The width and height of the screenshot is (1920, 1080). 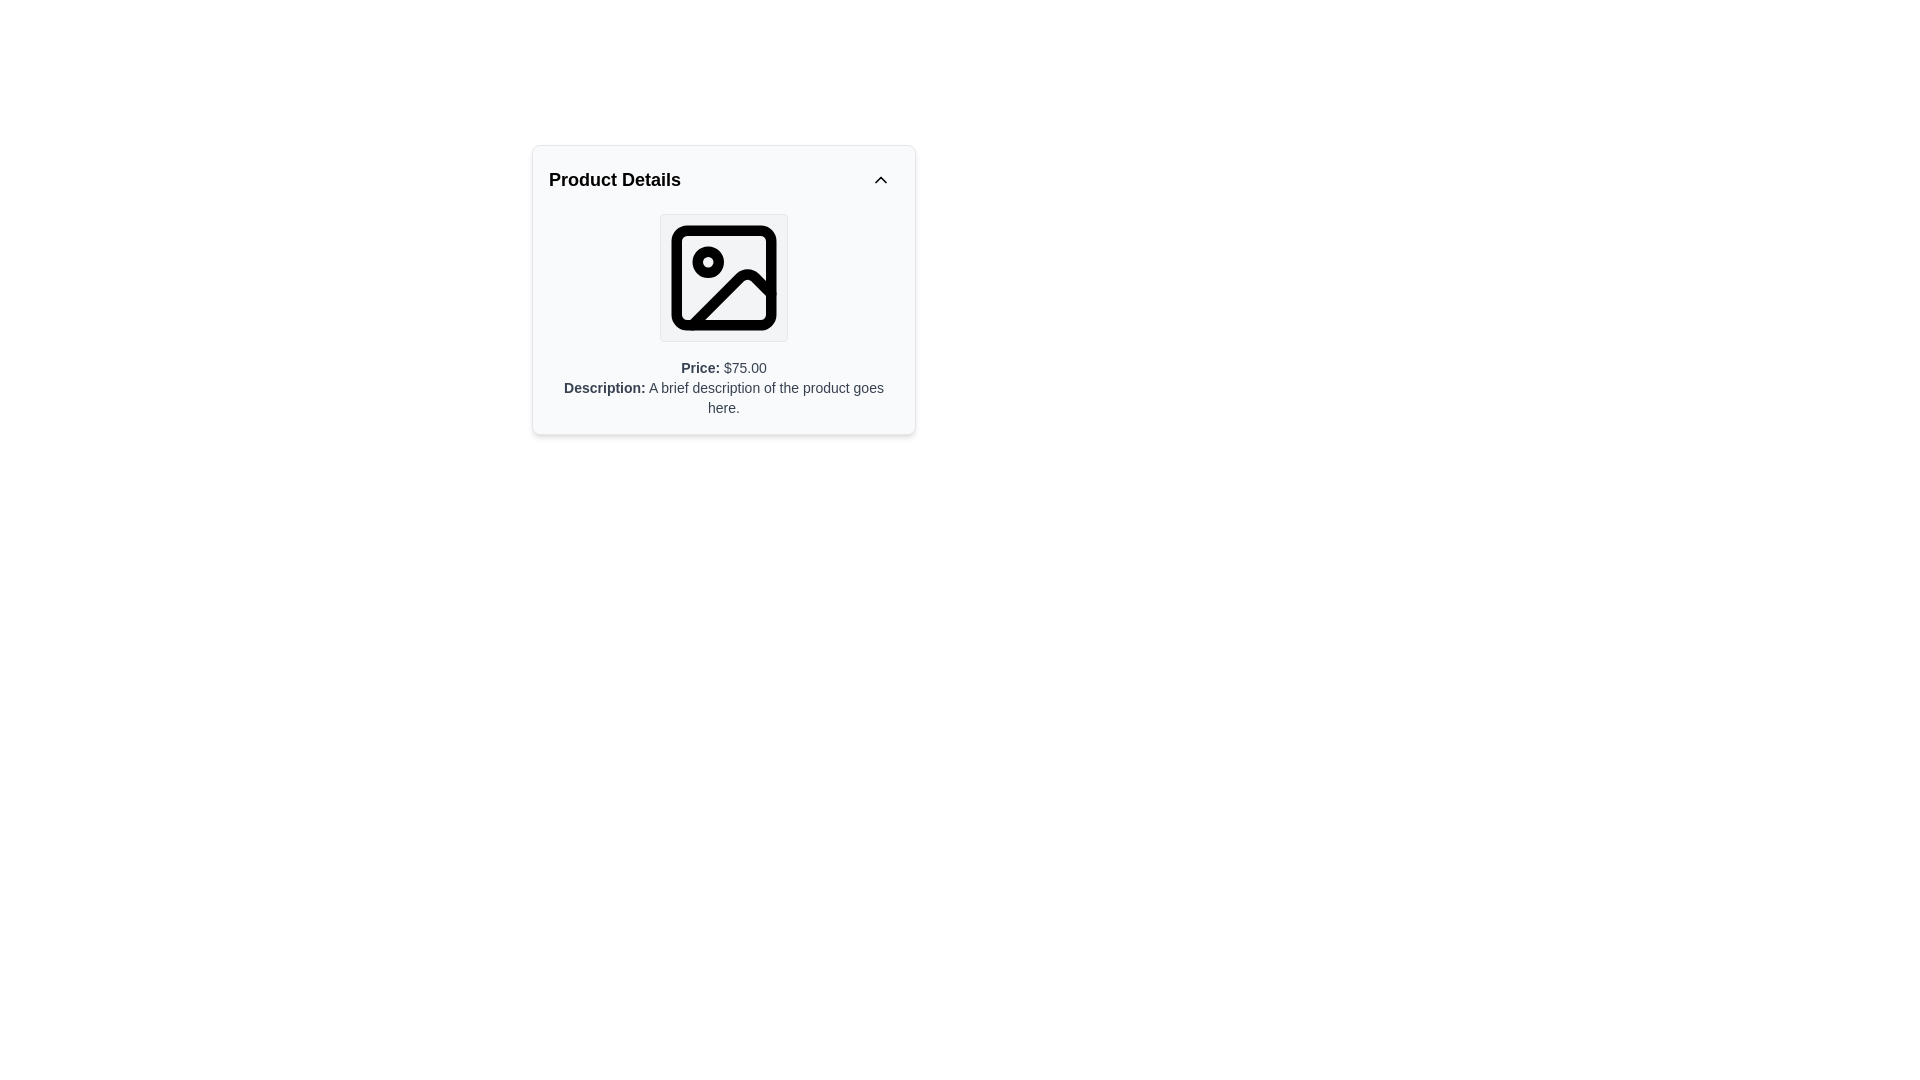 I want to click on the image placeholder located below the 'Product Details' heading, so click(x=723, y=277).